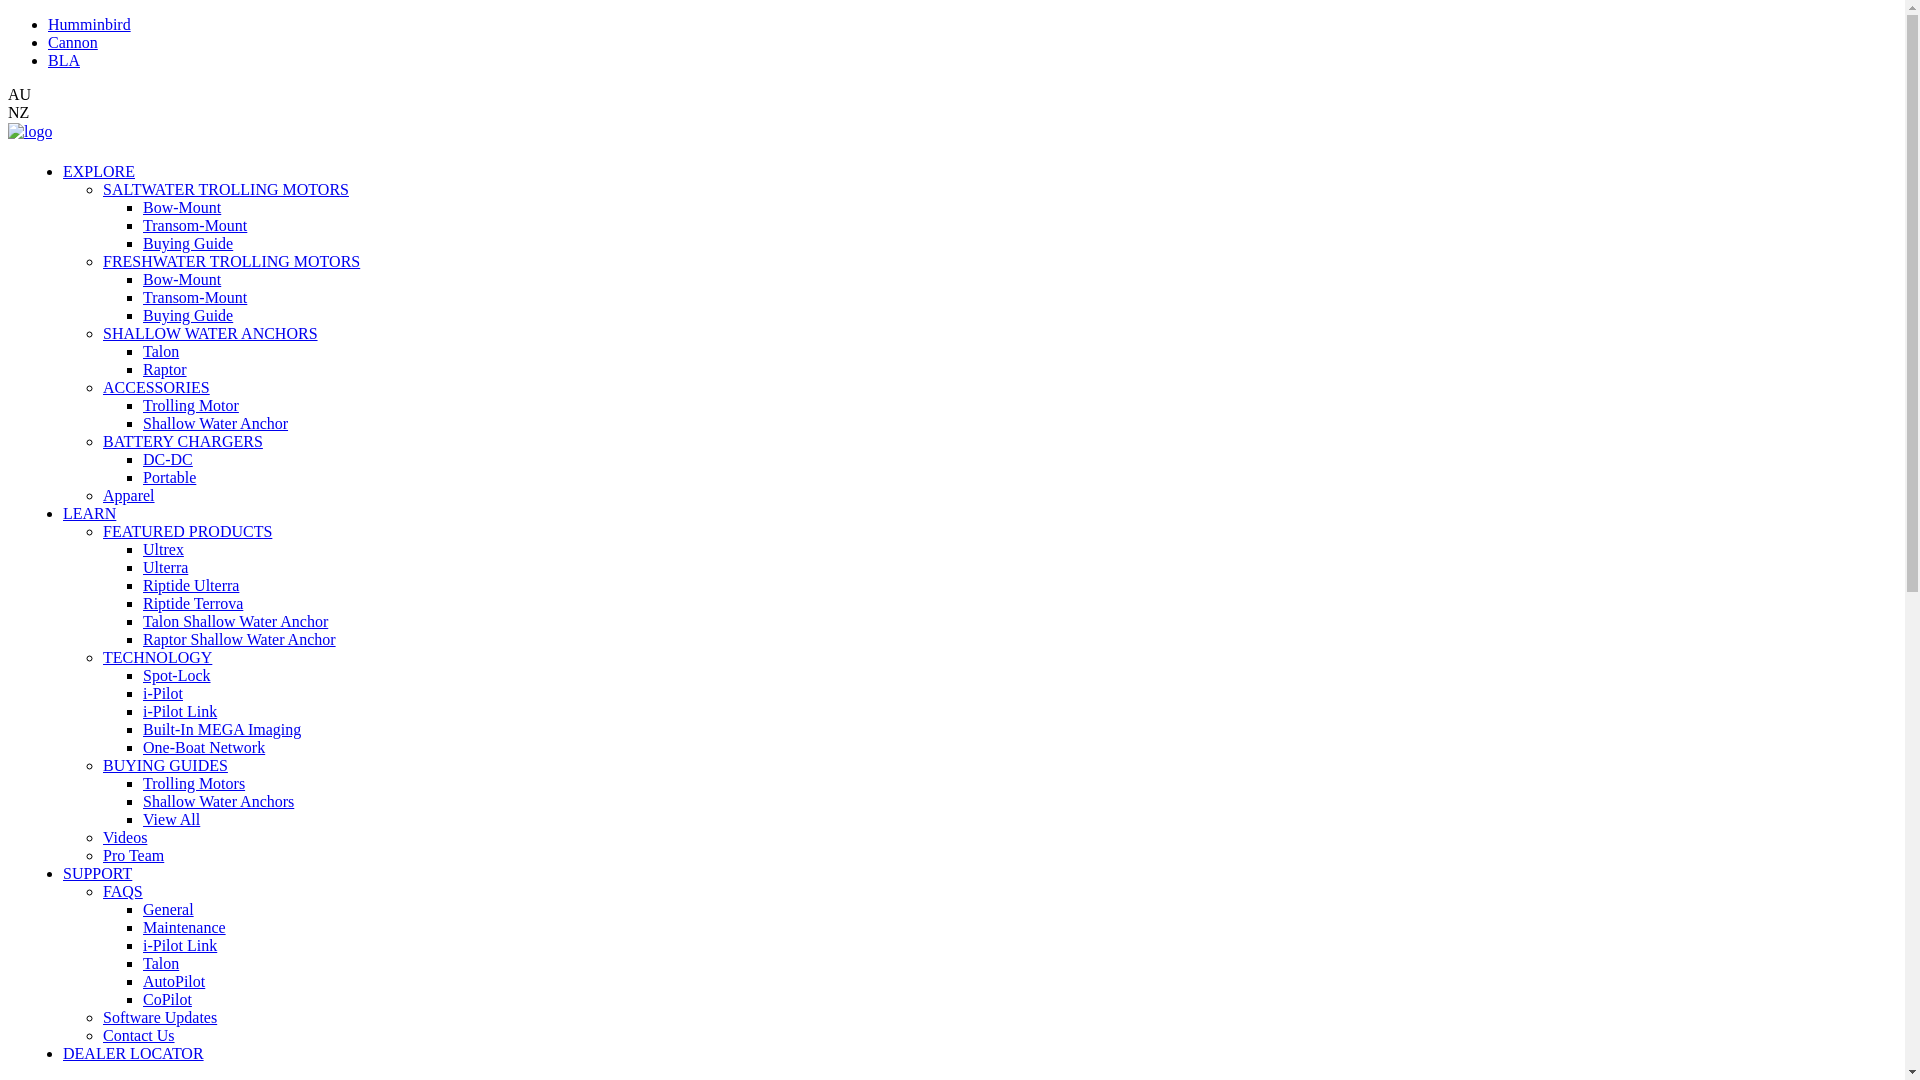  What do you see at coordinates (98, 170) in the screenshot?
I see `'EXPLORE'` at bounding box center [98, 170].